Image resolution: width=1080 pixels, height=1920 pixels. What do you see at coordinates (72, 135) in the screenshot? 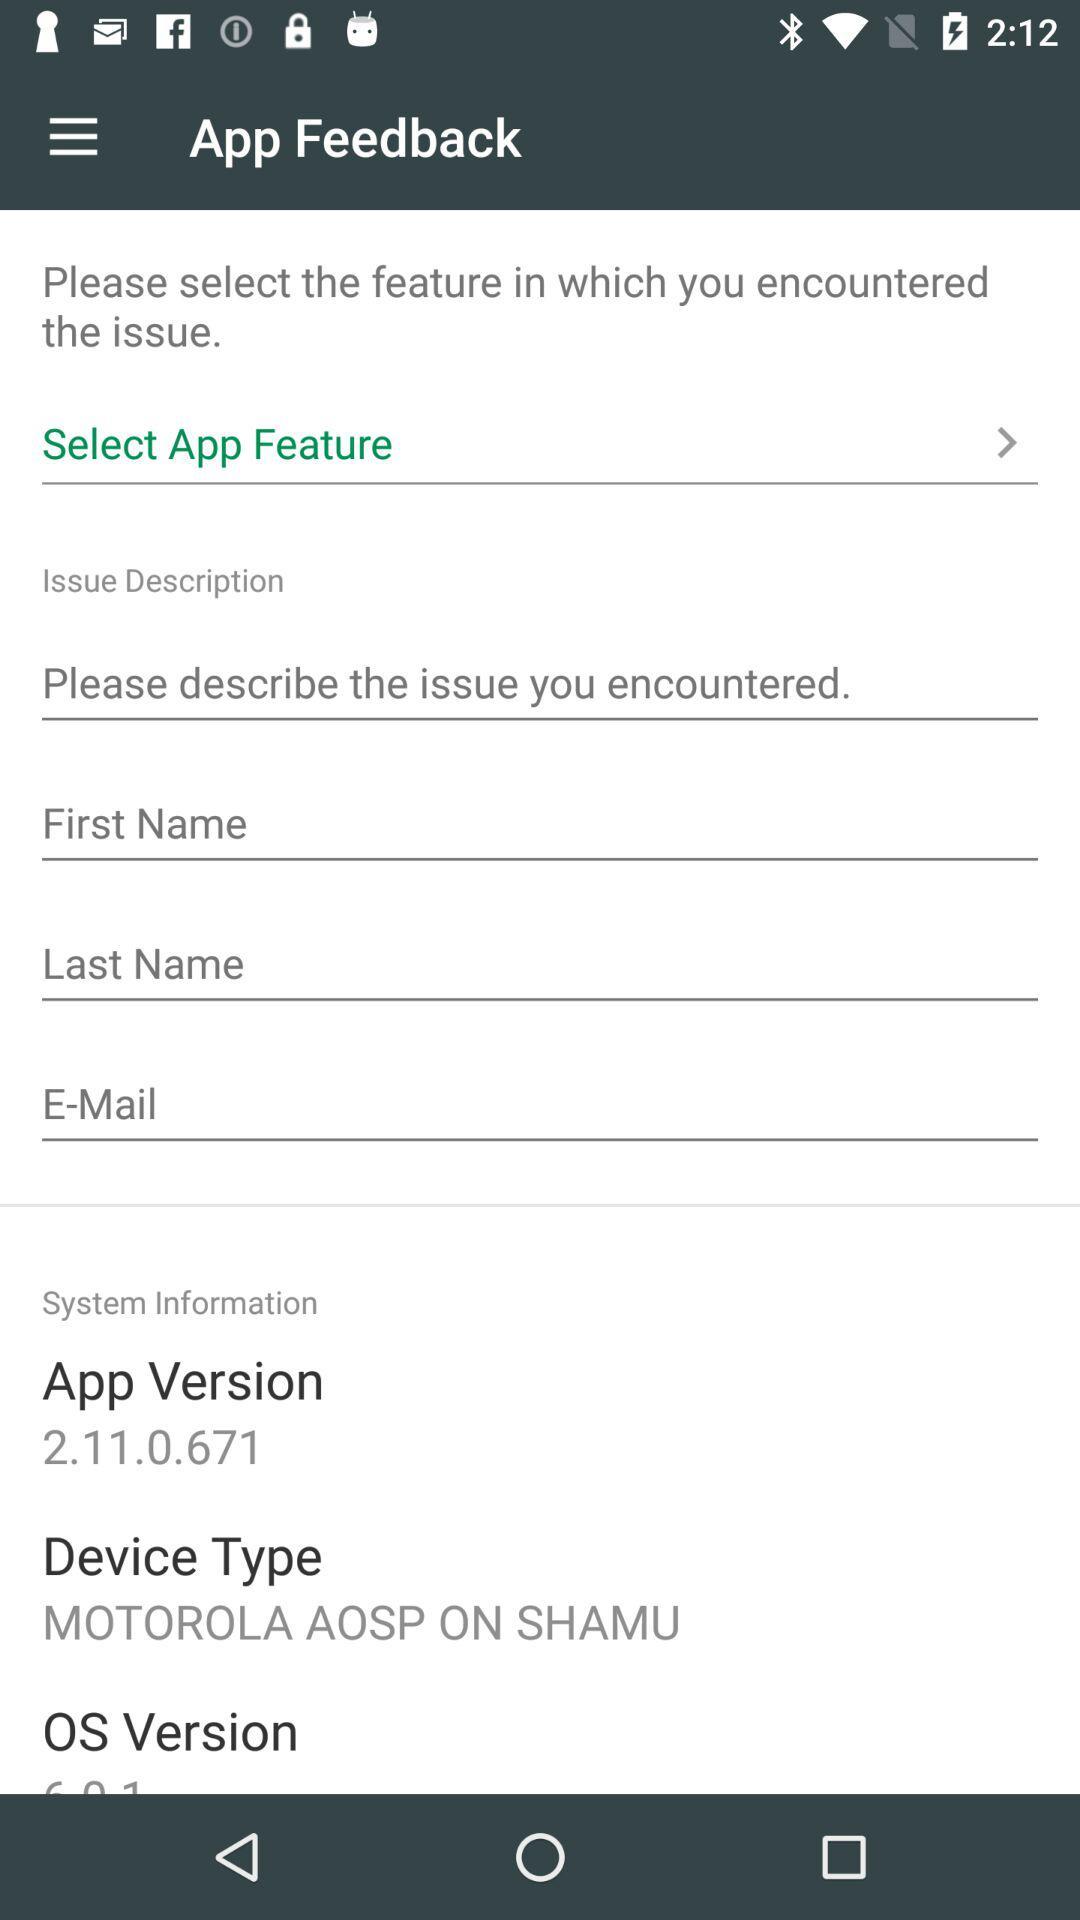
I see `item above please select the icon` at bounding box center [72, 135].